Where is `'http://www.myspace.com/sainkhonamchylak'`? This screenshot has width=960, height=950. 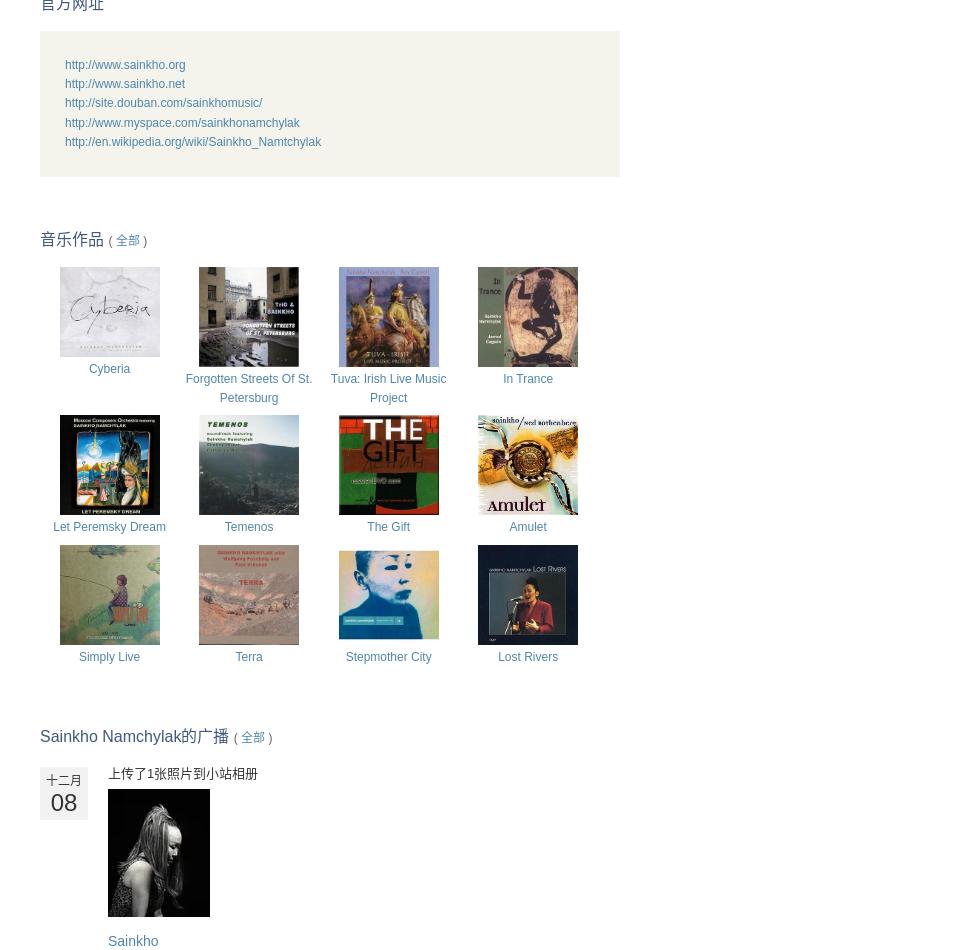
'http://www.myspace.com/sainkhonamchylak' is located at coordinates (182, 121).